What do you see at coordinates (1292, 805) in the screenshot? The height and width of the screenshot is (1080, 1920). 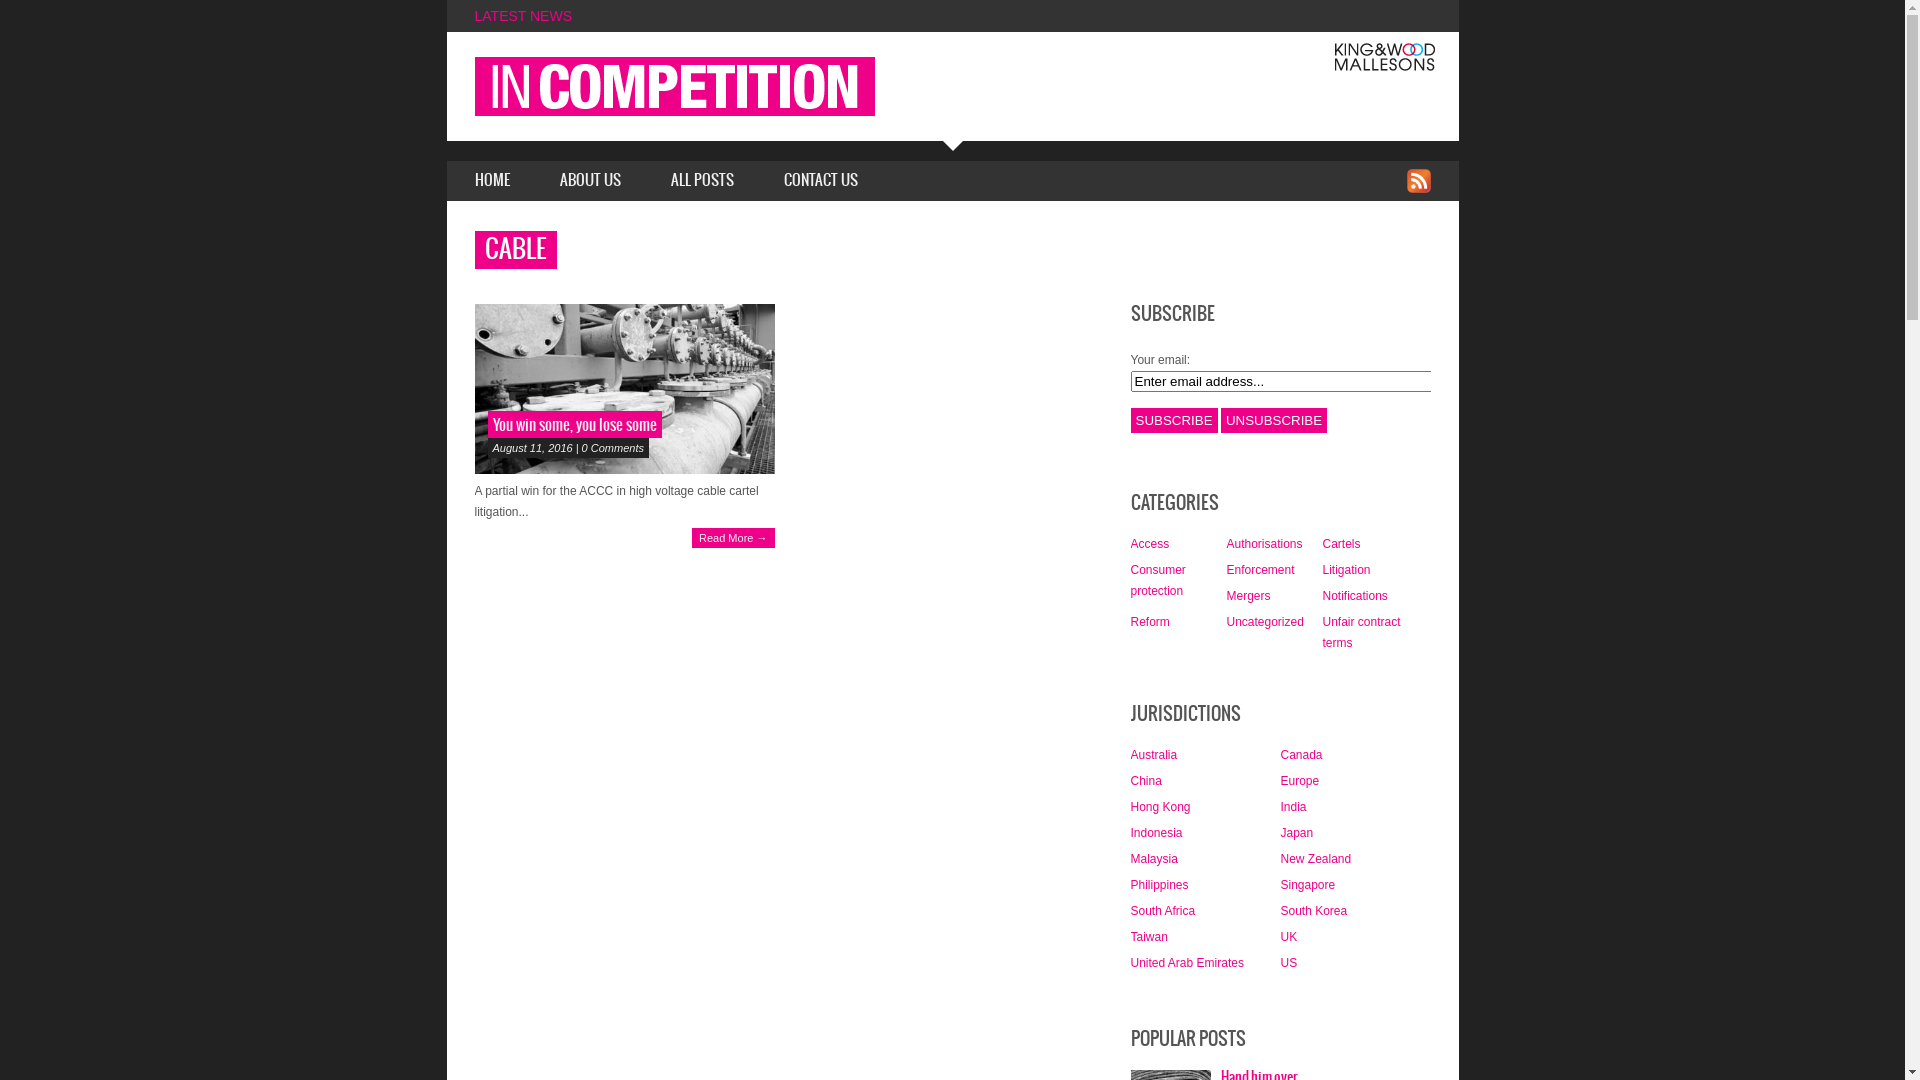 I see `'India'` at bounding box center [1292, 805].